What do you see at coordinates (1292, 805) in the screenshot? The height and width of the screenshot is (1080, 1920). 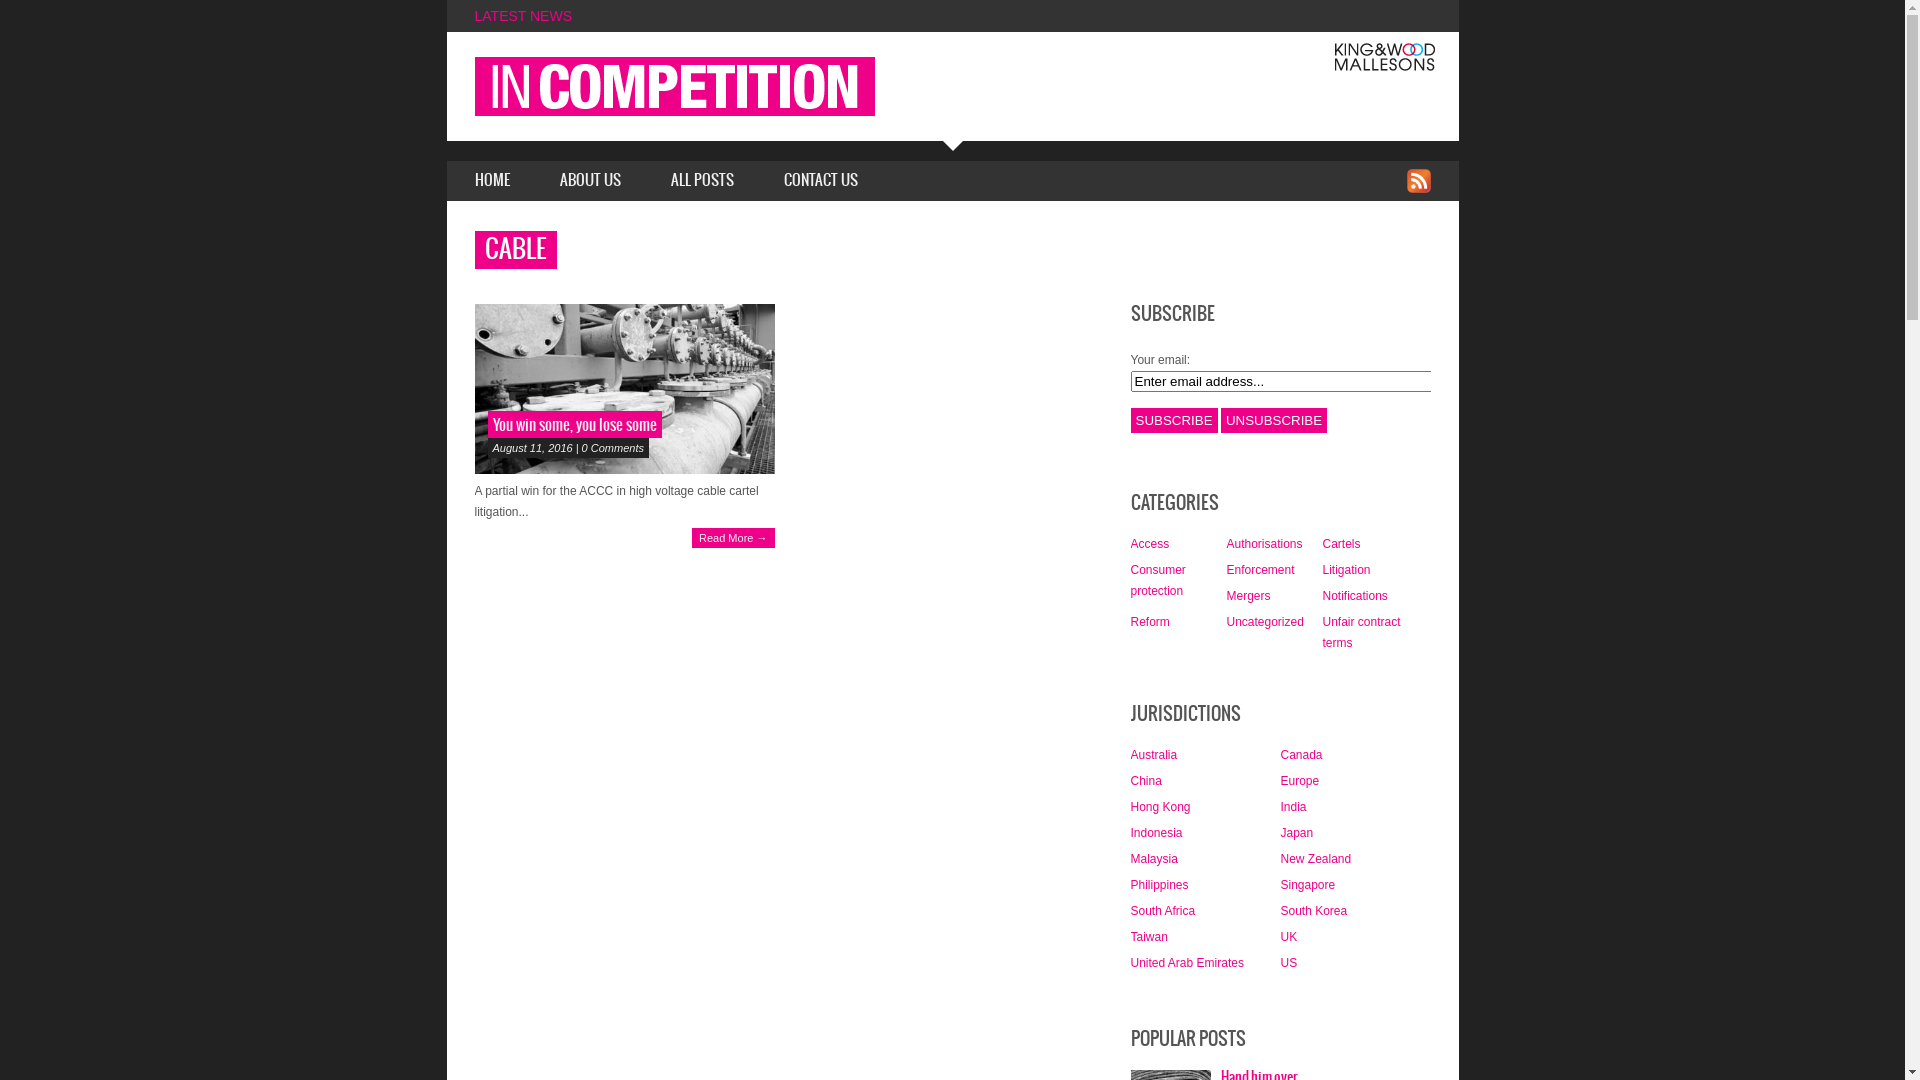 I see `'India'` at bounding box center [1292, 805].